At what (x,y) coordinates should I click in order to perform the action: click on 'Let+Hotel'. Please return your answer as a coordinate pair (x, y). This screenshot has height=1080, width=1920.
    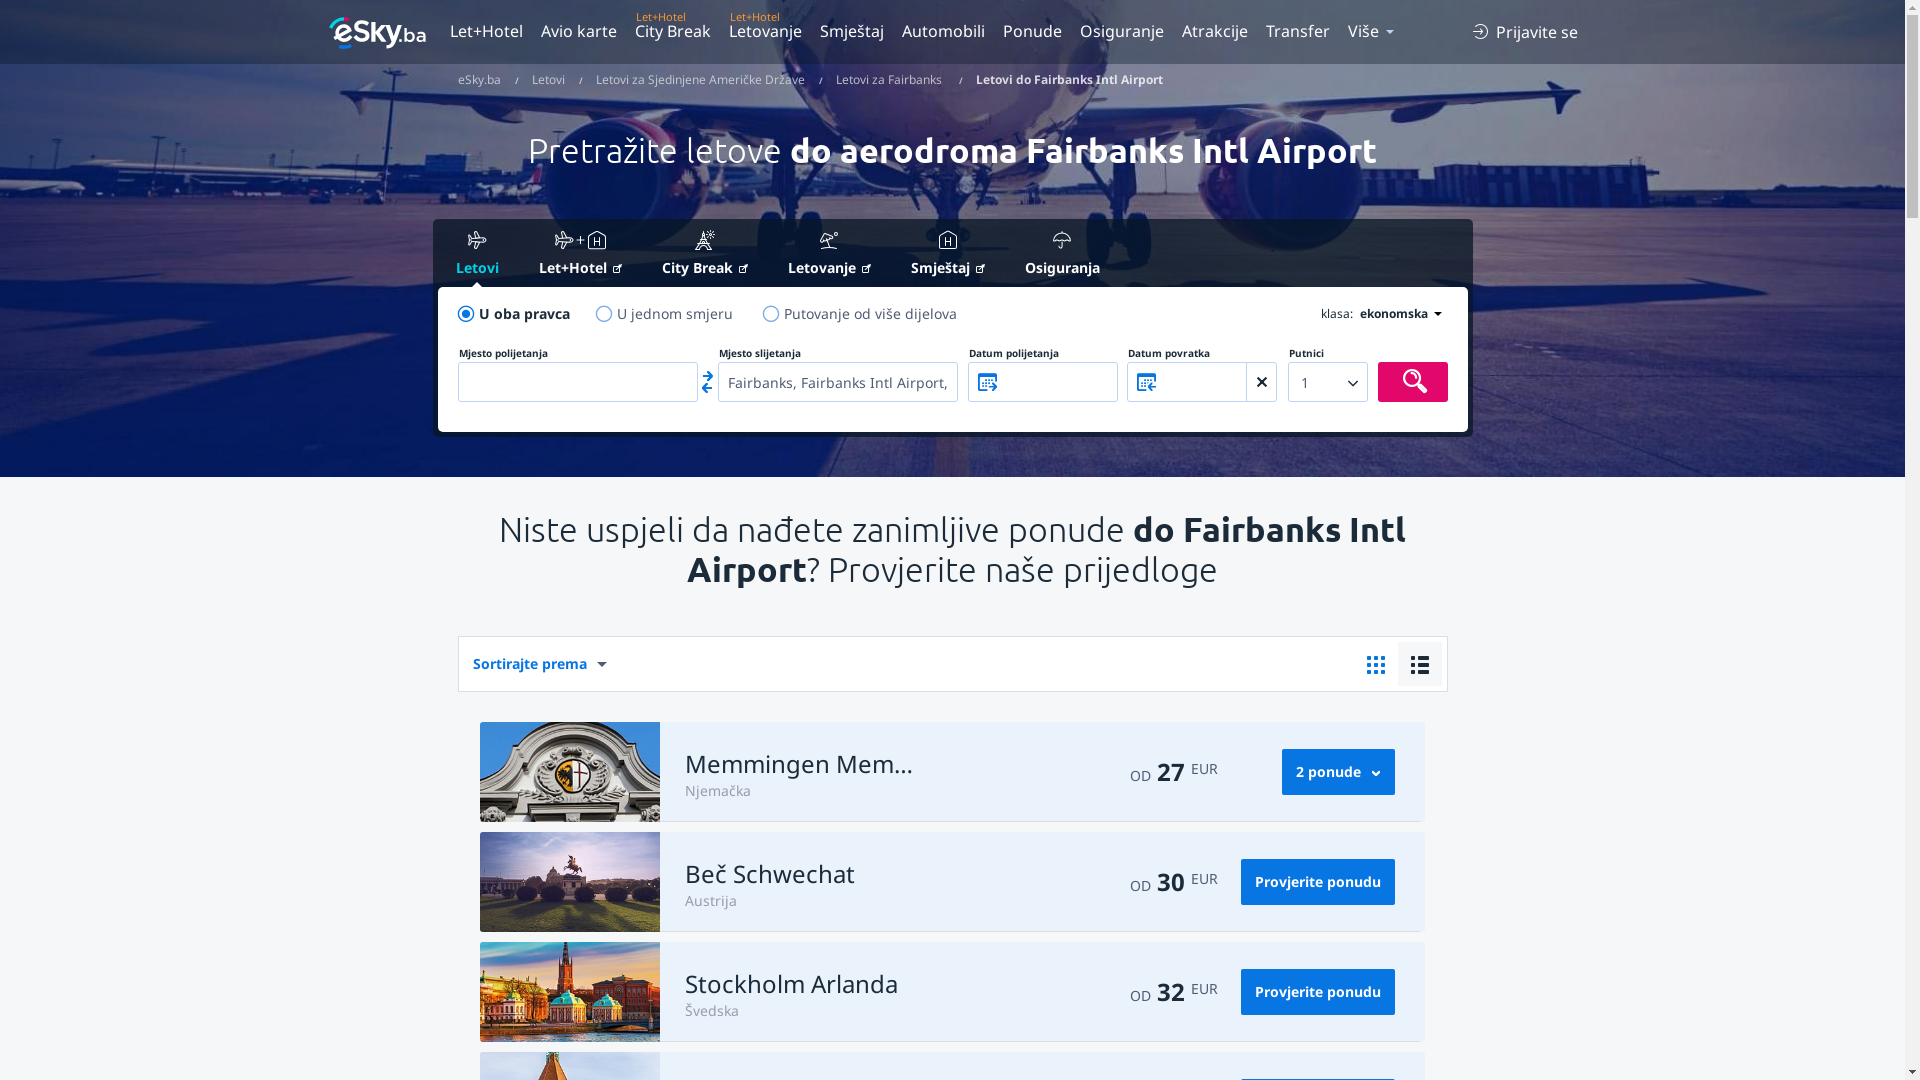
    Looking at the image, I should click on (489, 30).